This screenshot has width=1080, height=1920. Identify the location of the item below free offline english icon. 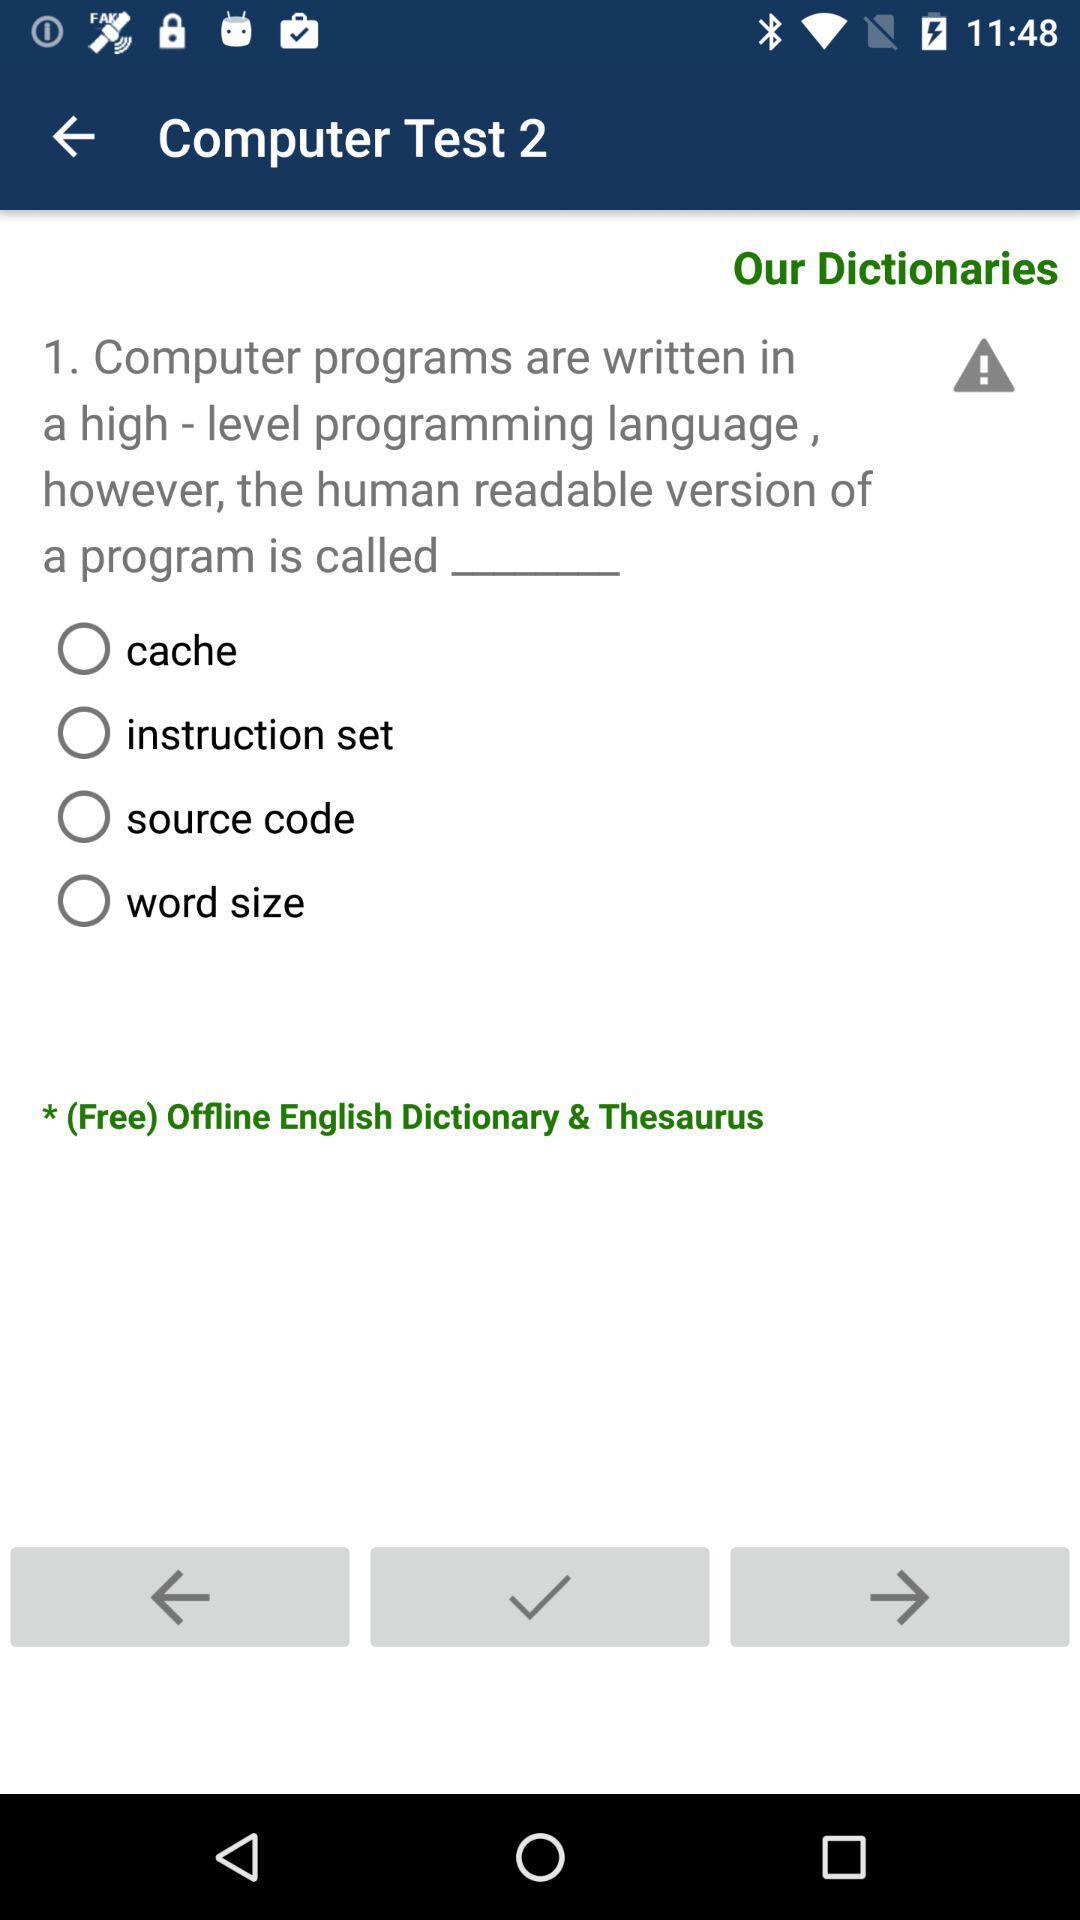
(180, 1596).